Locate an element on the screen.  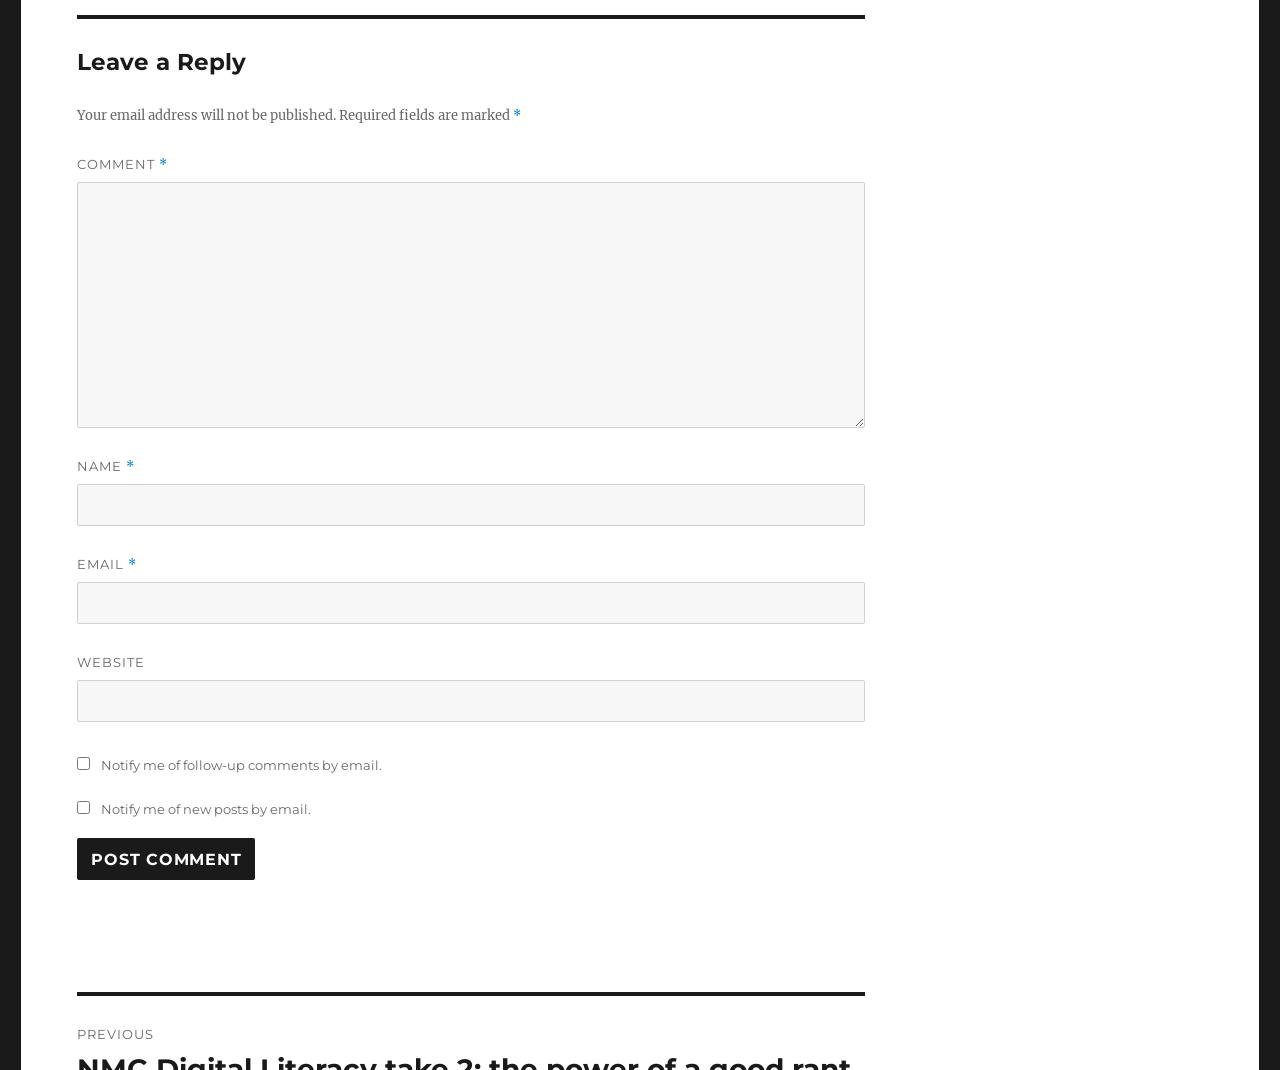
'Notify me of follow-up comments by email.' is located at coordinates (240, 764).